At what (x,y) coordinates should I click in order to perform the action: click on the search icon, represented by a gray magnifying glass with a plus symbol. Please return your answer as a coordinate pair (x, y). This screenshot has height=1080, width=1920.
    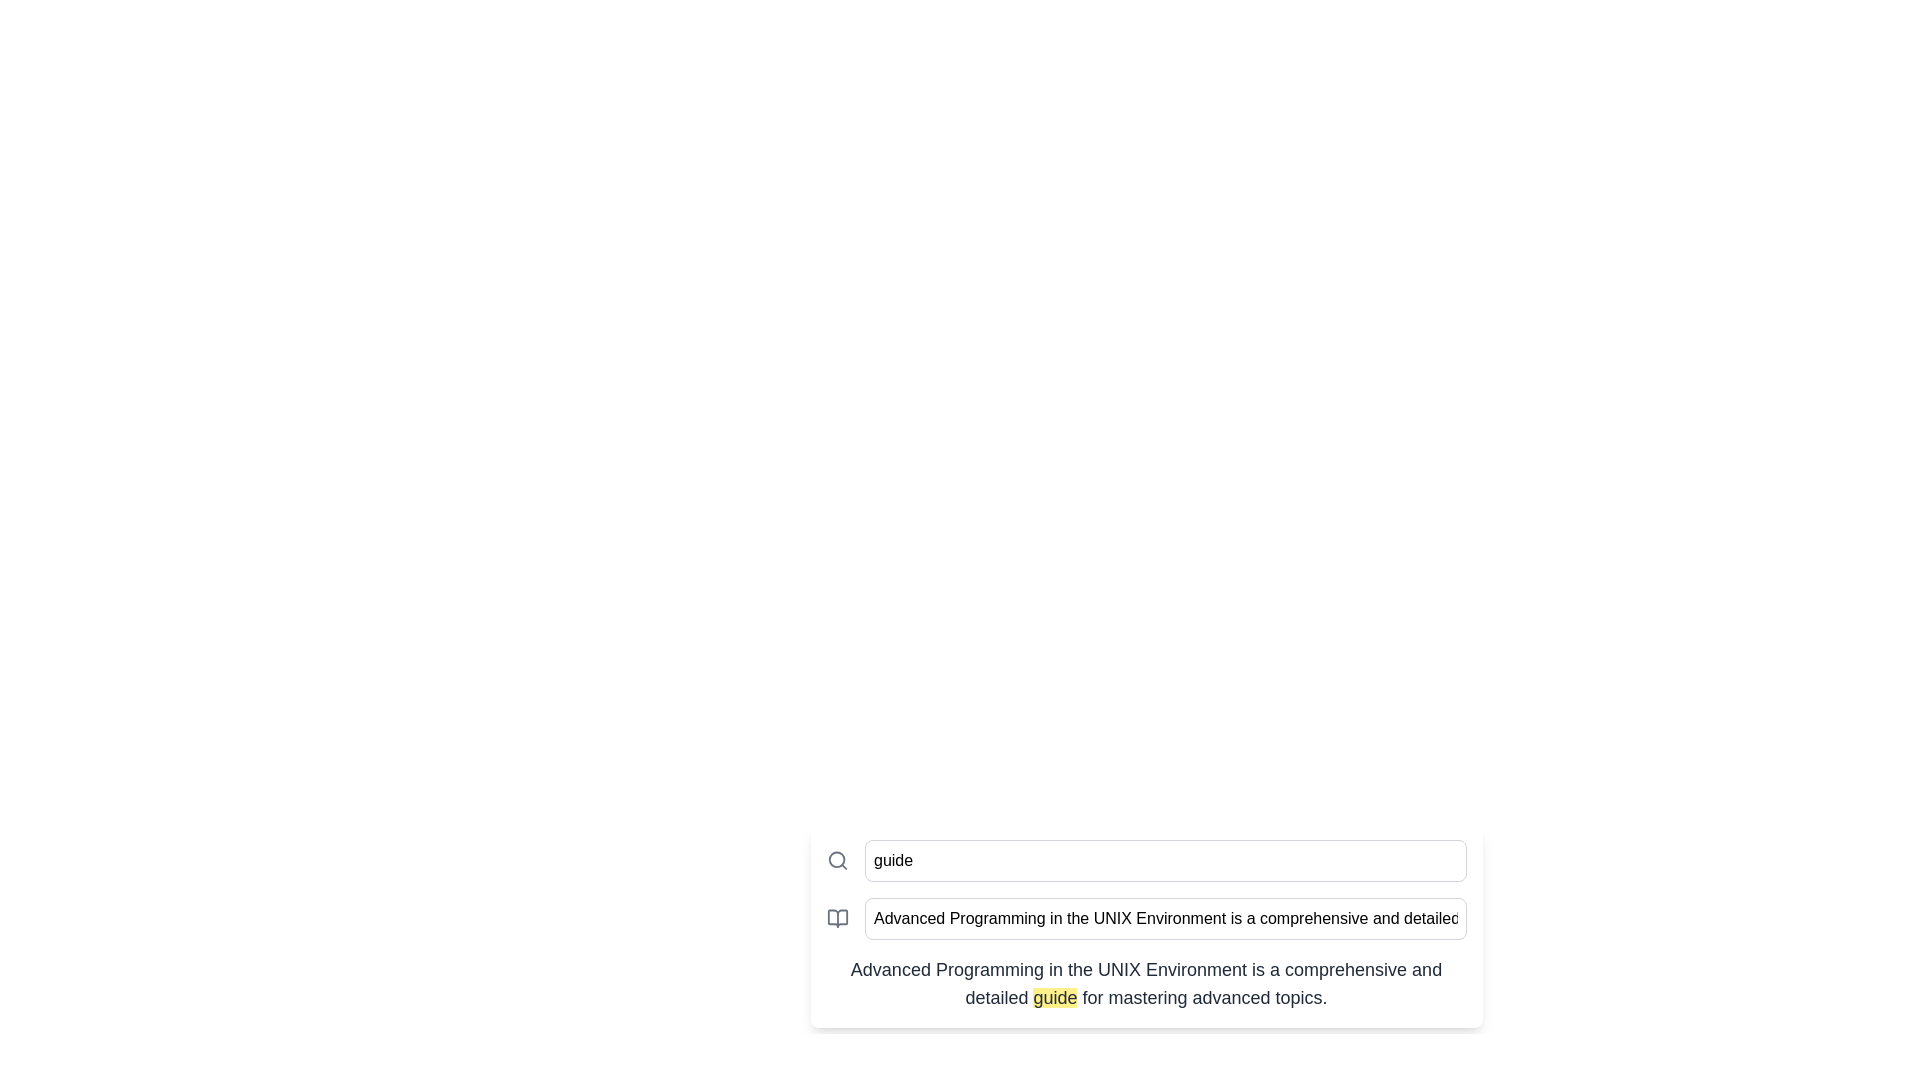
    Looking at the image, I should click on (837, 859).